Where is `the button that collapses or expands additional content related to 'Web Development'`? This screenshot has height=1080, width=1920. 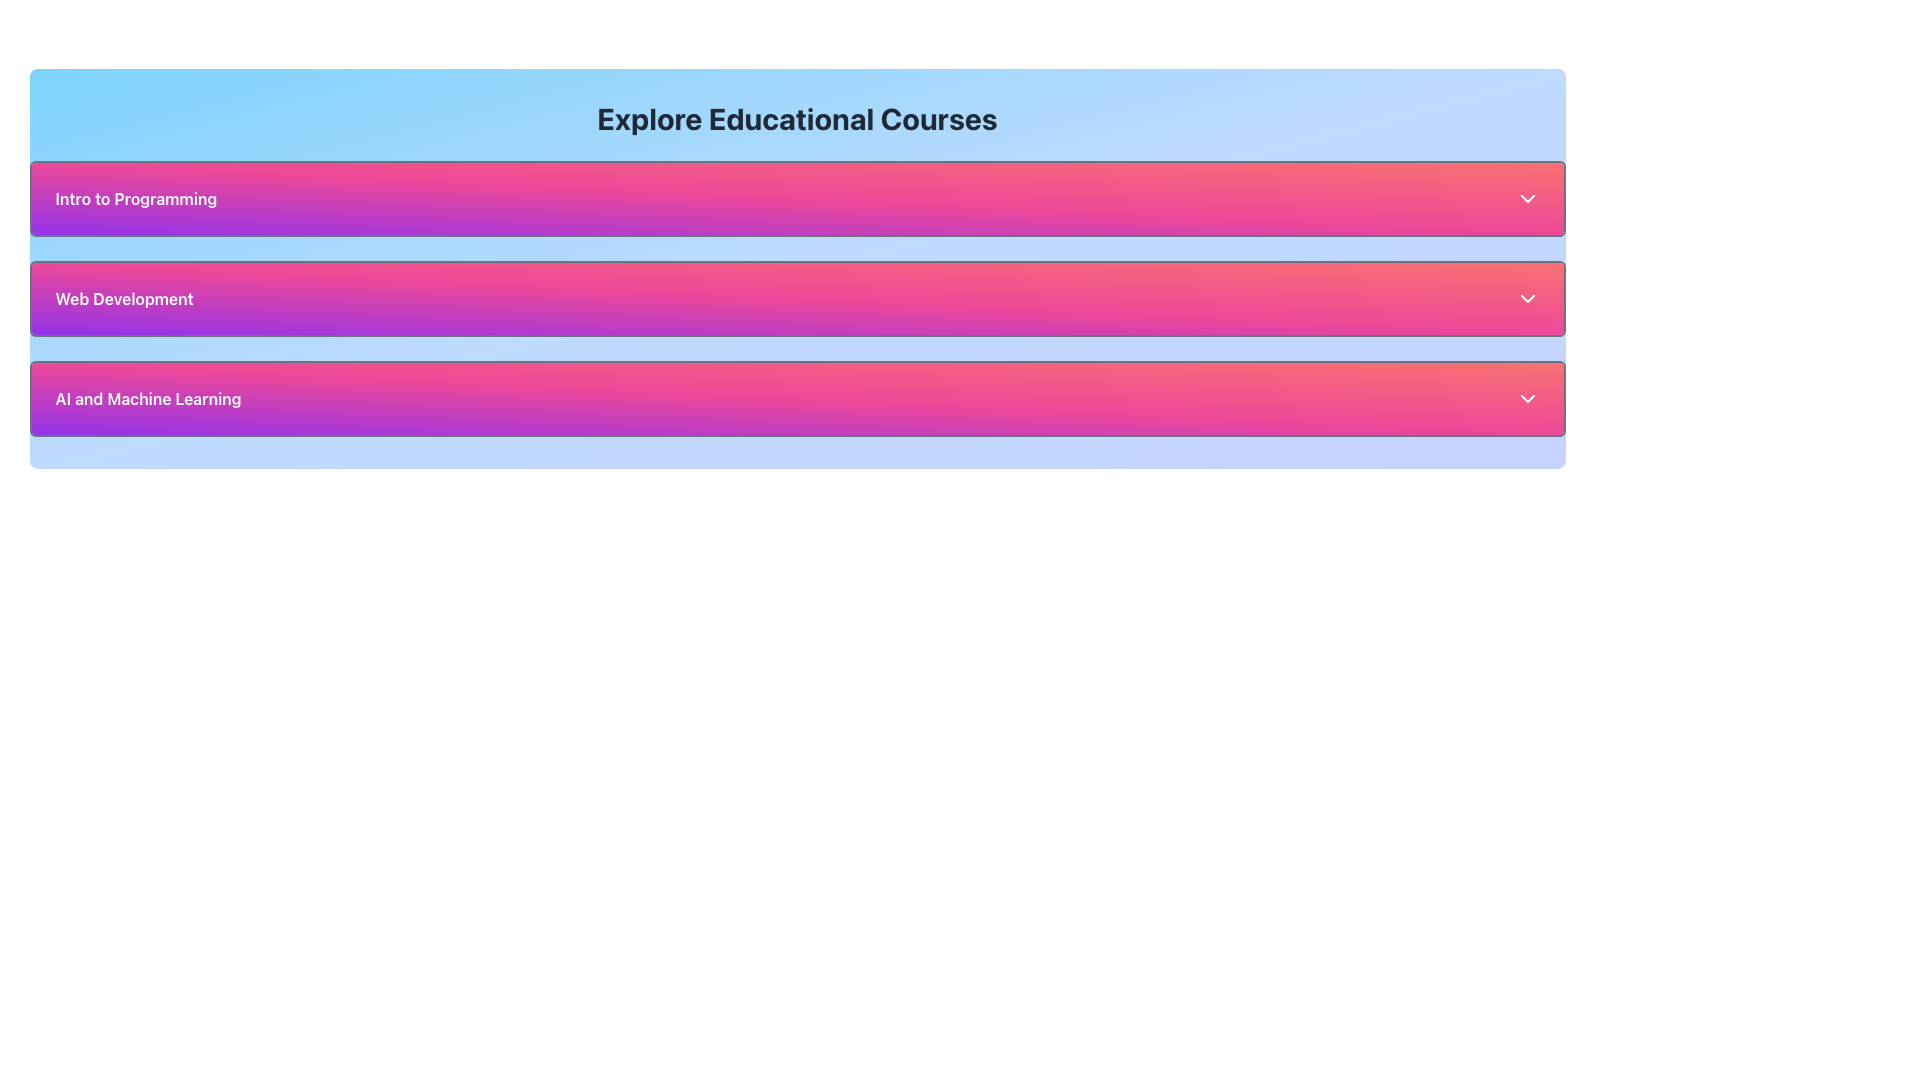
the button that collapses or expands additional content related to 'Web Development' is located at coordinates (796, 299).